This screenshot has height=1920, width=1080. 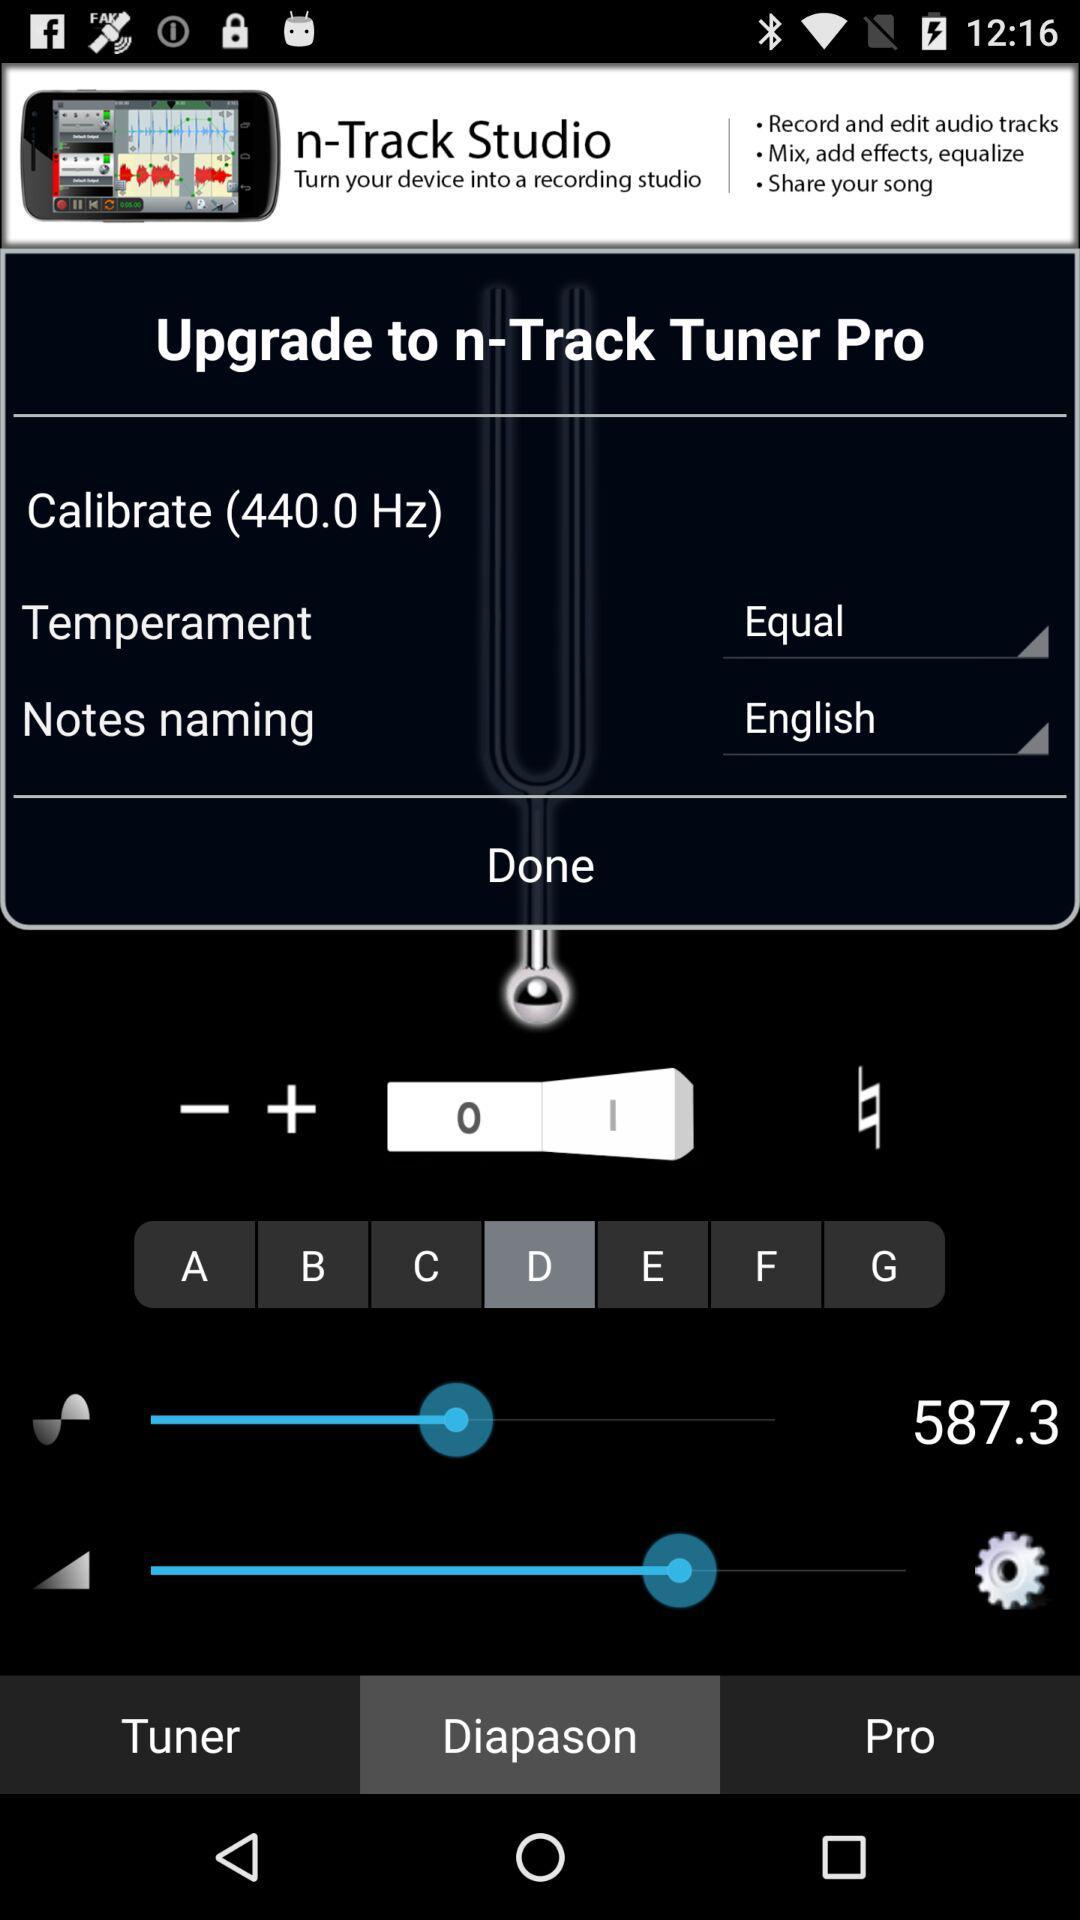 I want to click on the icon to the left of c radio button, so click(x=313, y=1263).